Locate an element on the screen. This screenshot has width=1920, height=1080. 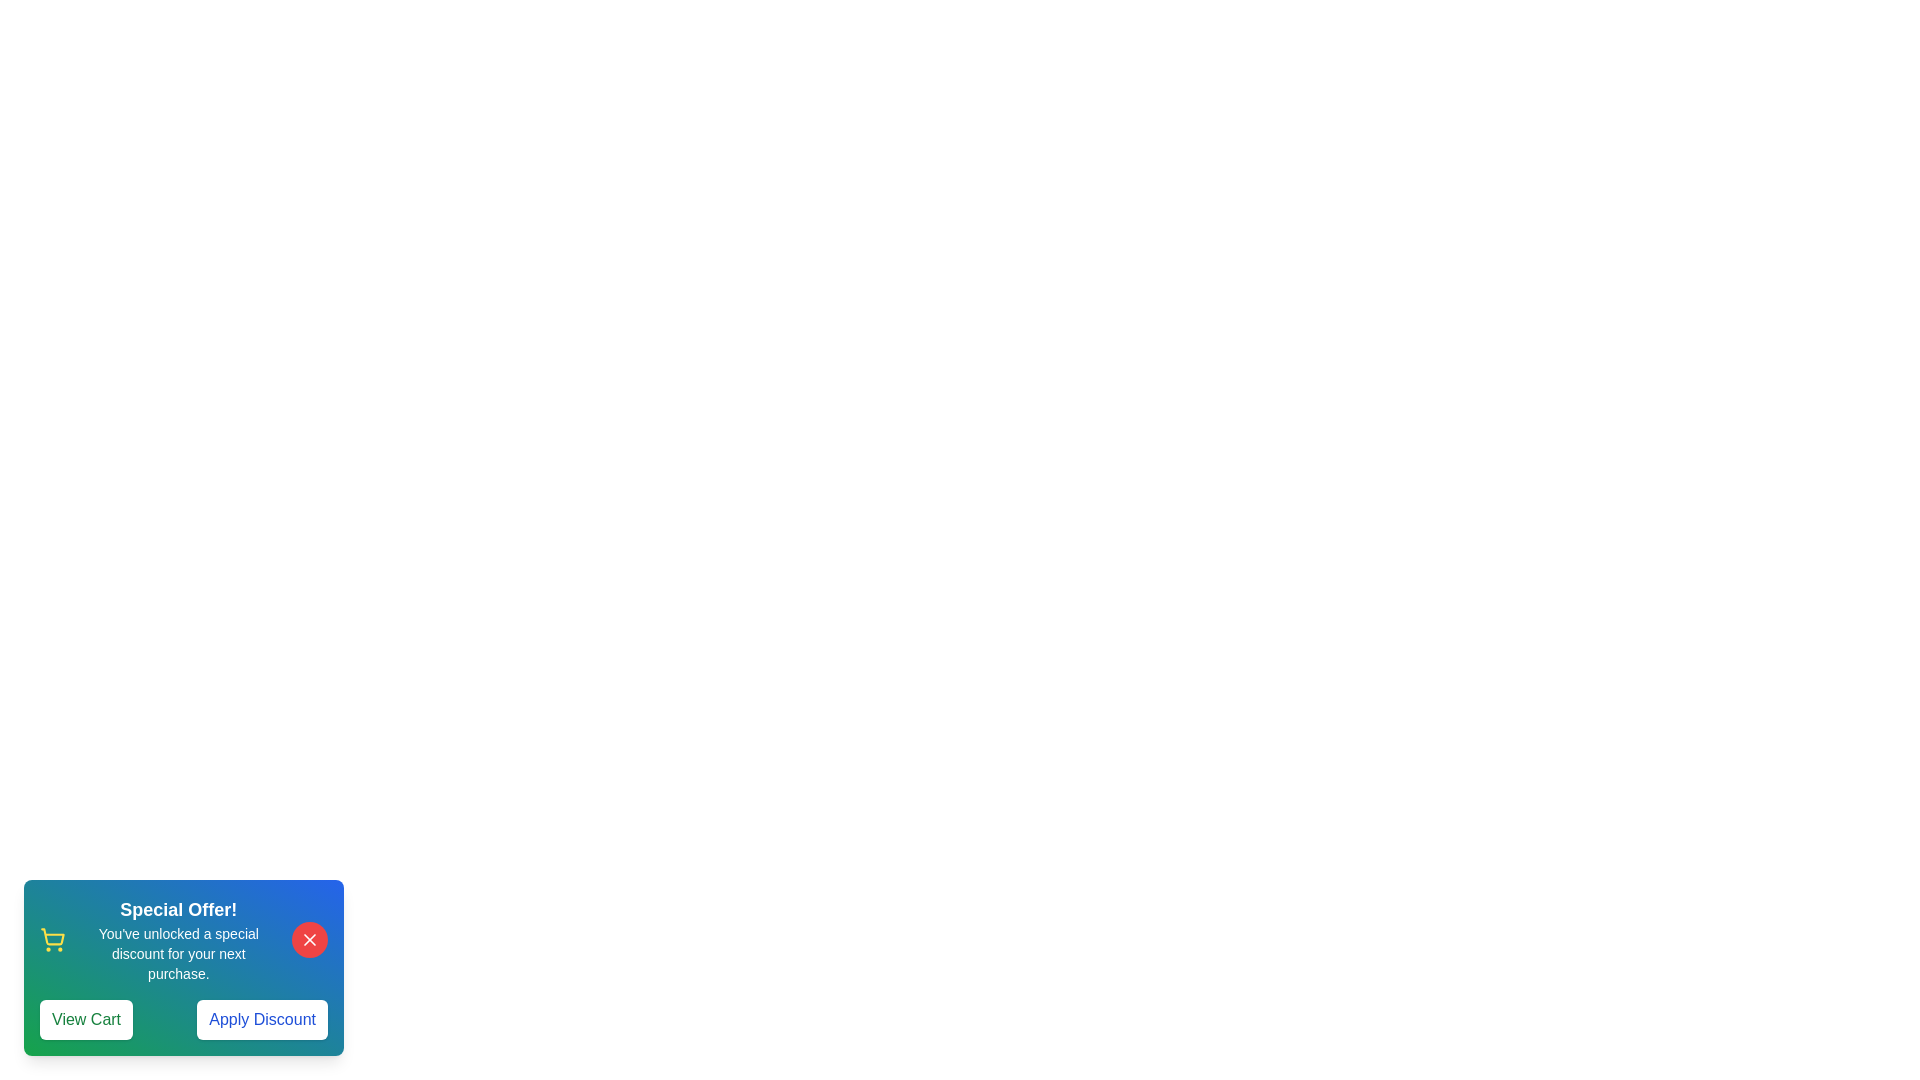
the 'Apply Discount' button to apply the discount is located at coordinates (261, 1019).